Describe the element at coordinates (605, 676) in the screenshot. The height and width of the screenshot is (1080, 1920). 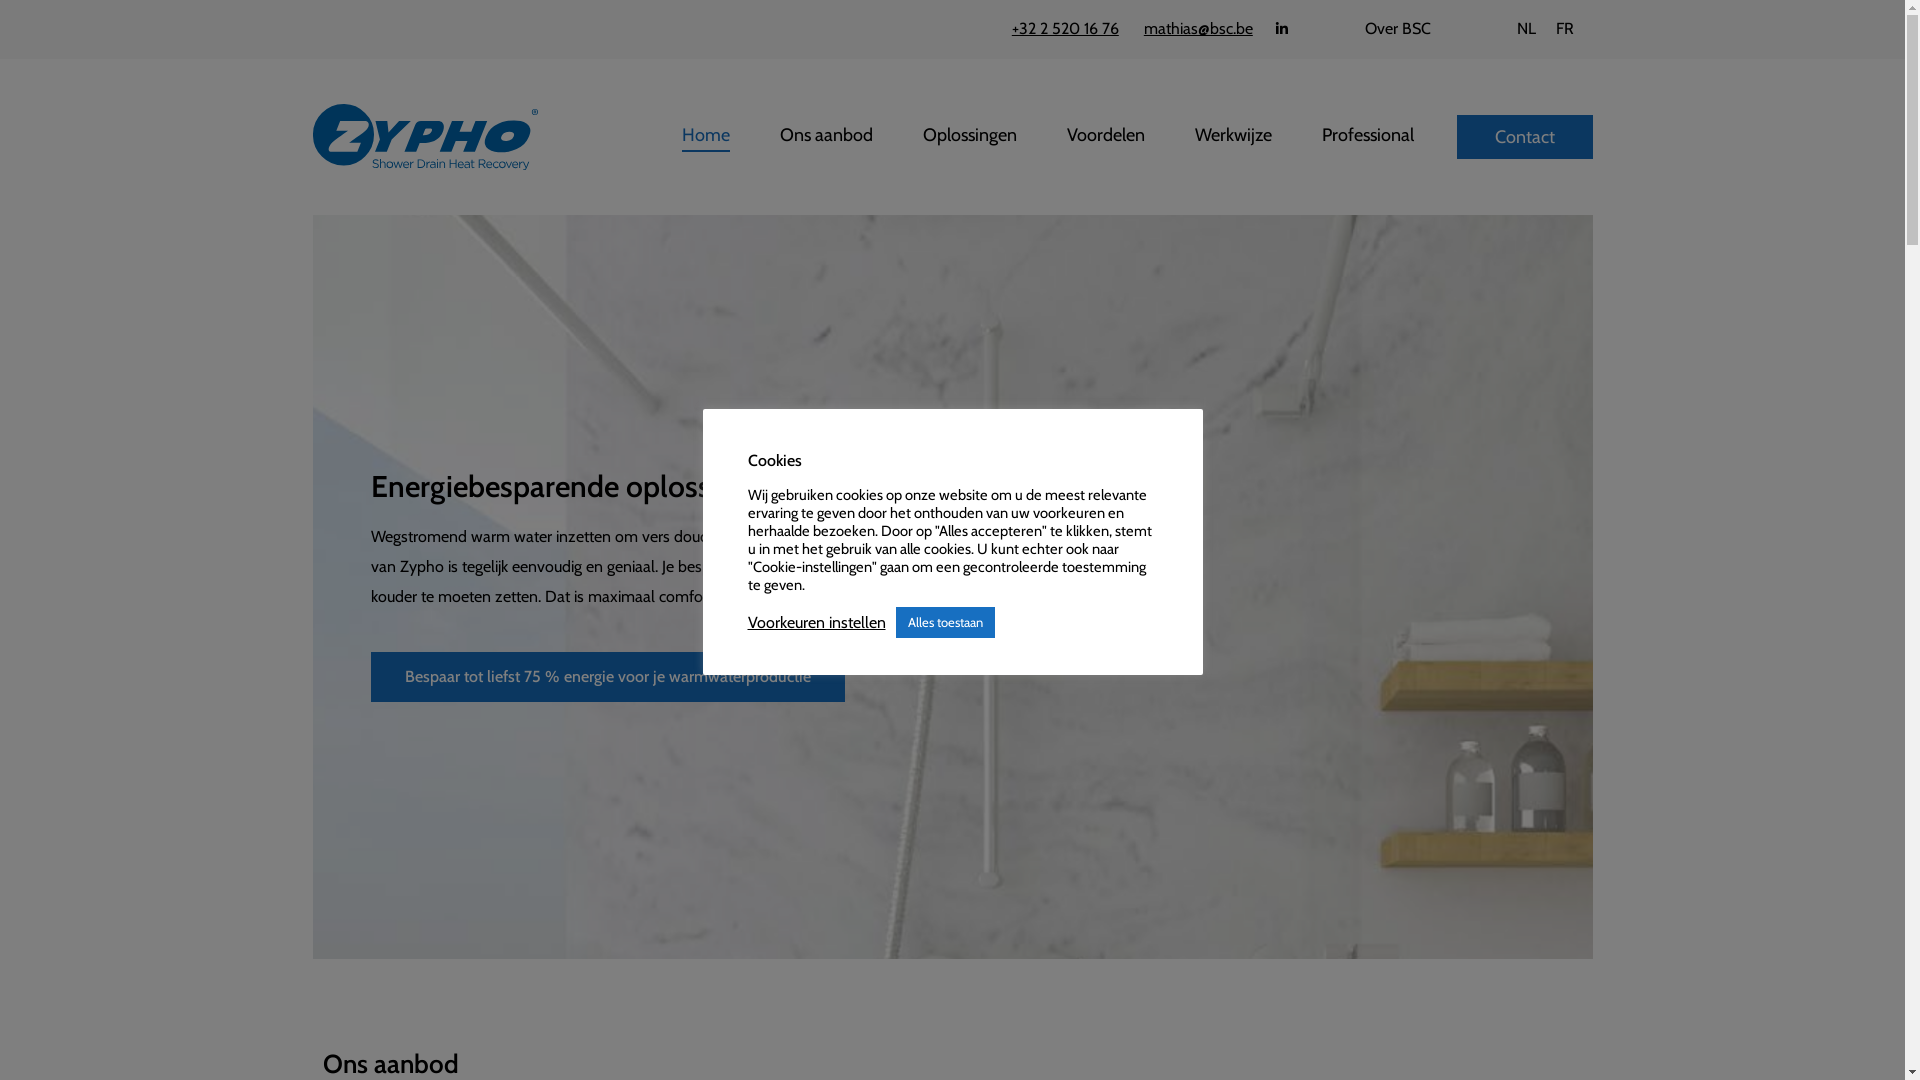
I see `'Bespaar tot liefst 75 % energie voor je warmwaterproductie'` at that location.